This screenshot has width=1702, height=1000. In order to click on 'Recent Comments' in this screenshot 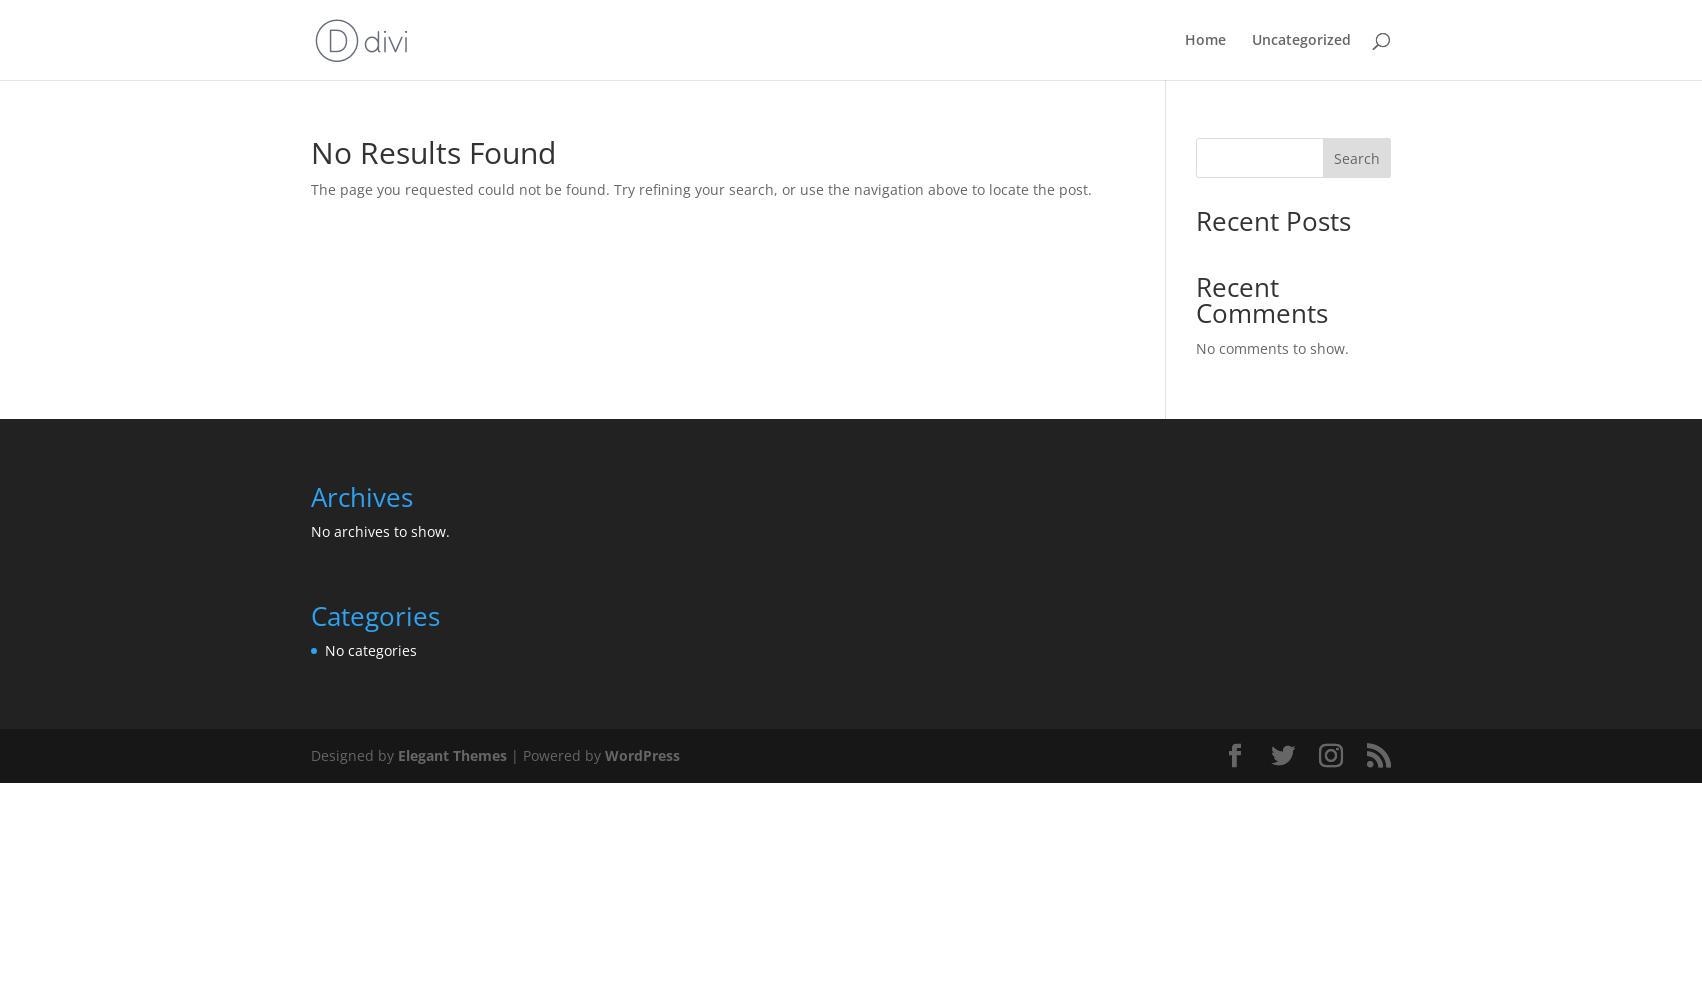, I will do `click(1261, 300)`.